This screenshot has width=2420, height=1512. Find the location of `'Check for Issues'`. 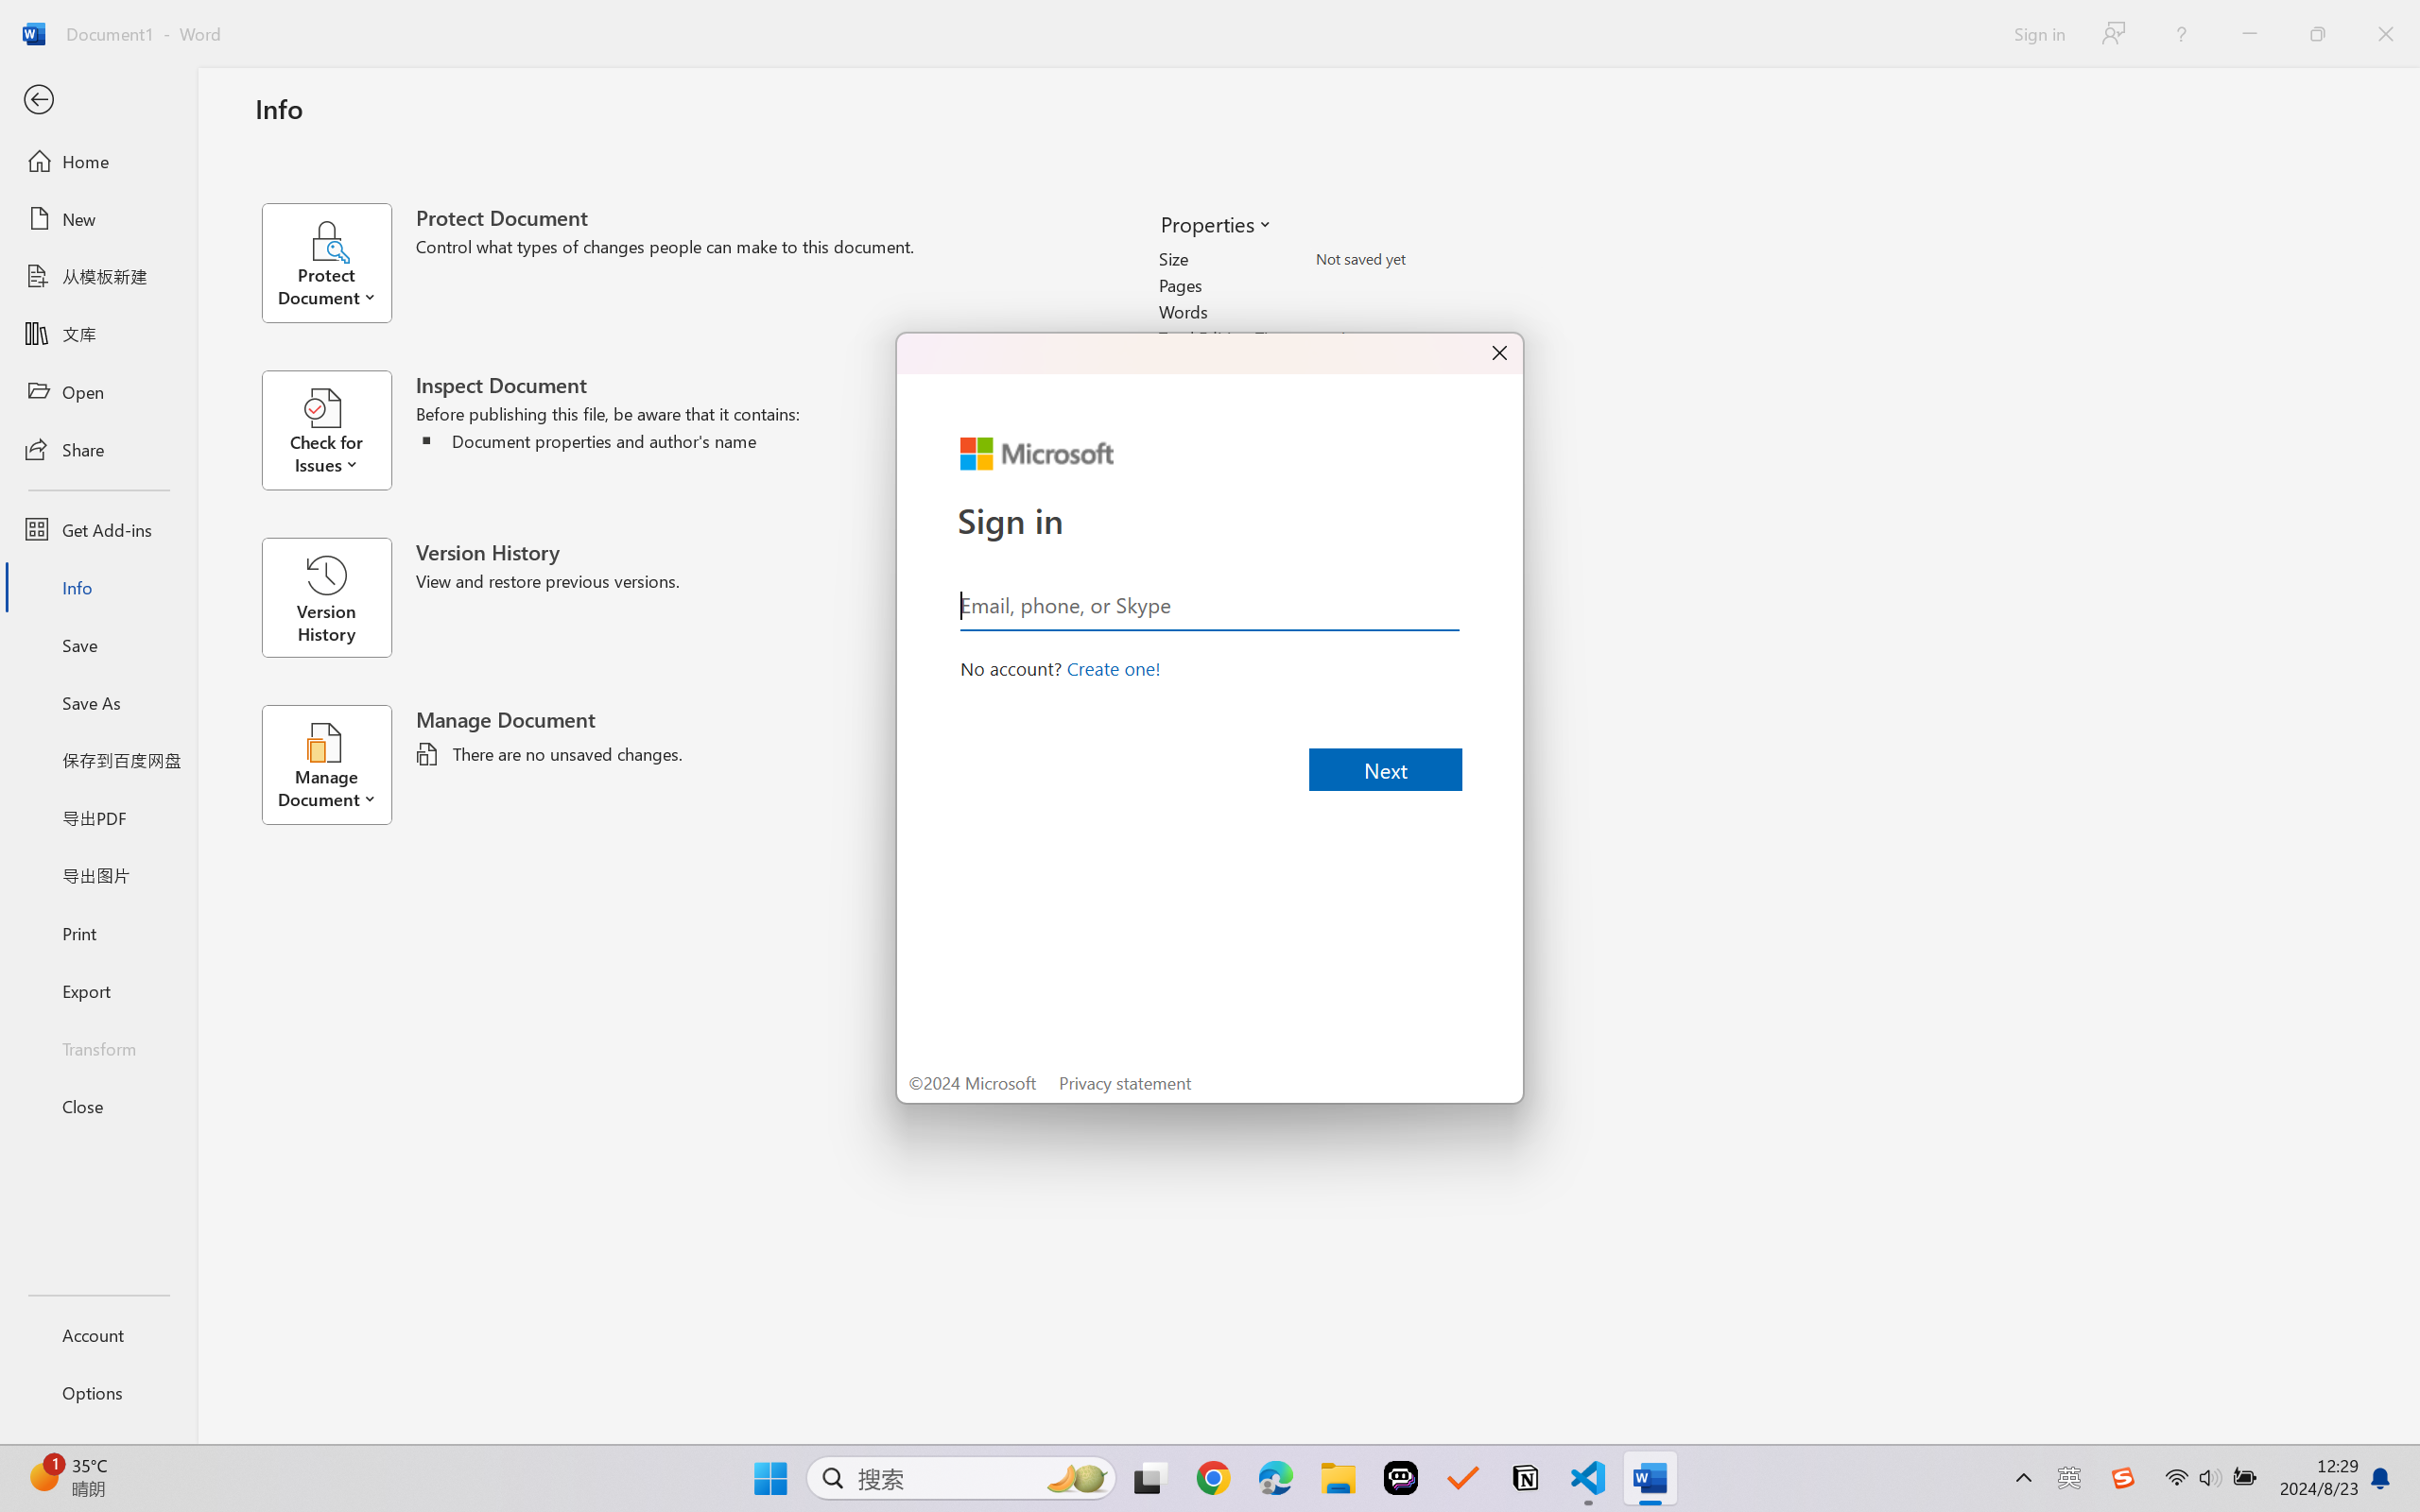

'Check for Issues' is located at coordinates (337, 429).